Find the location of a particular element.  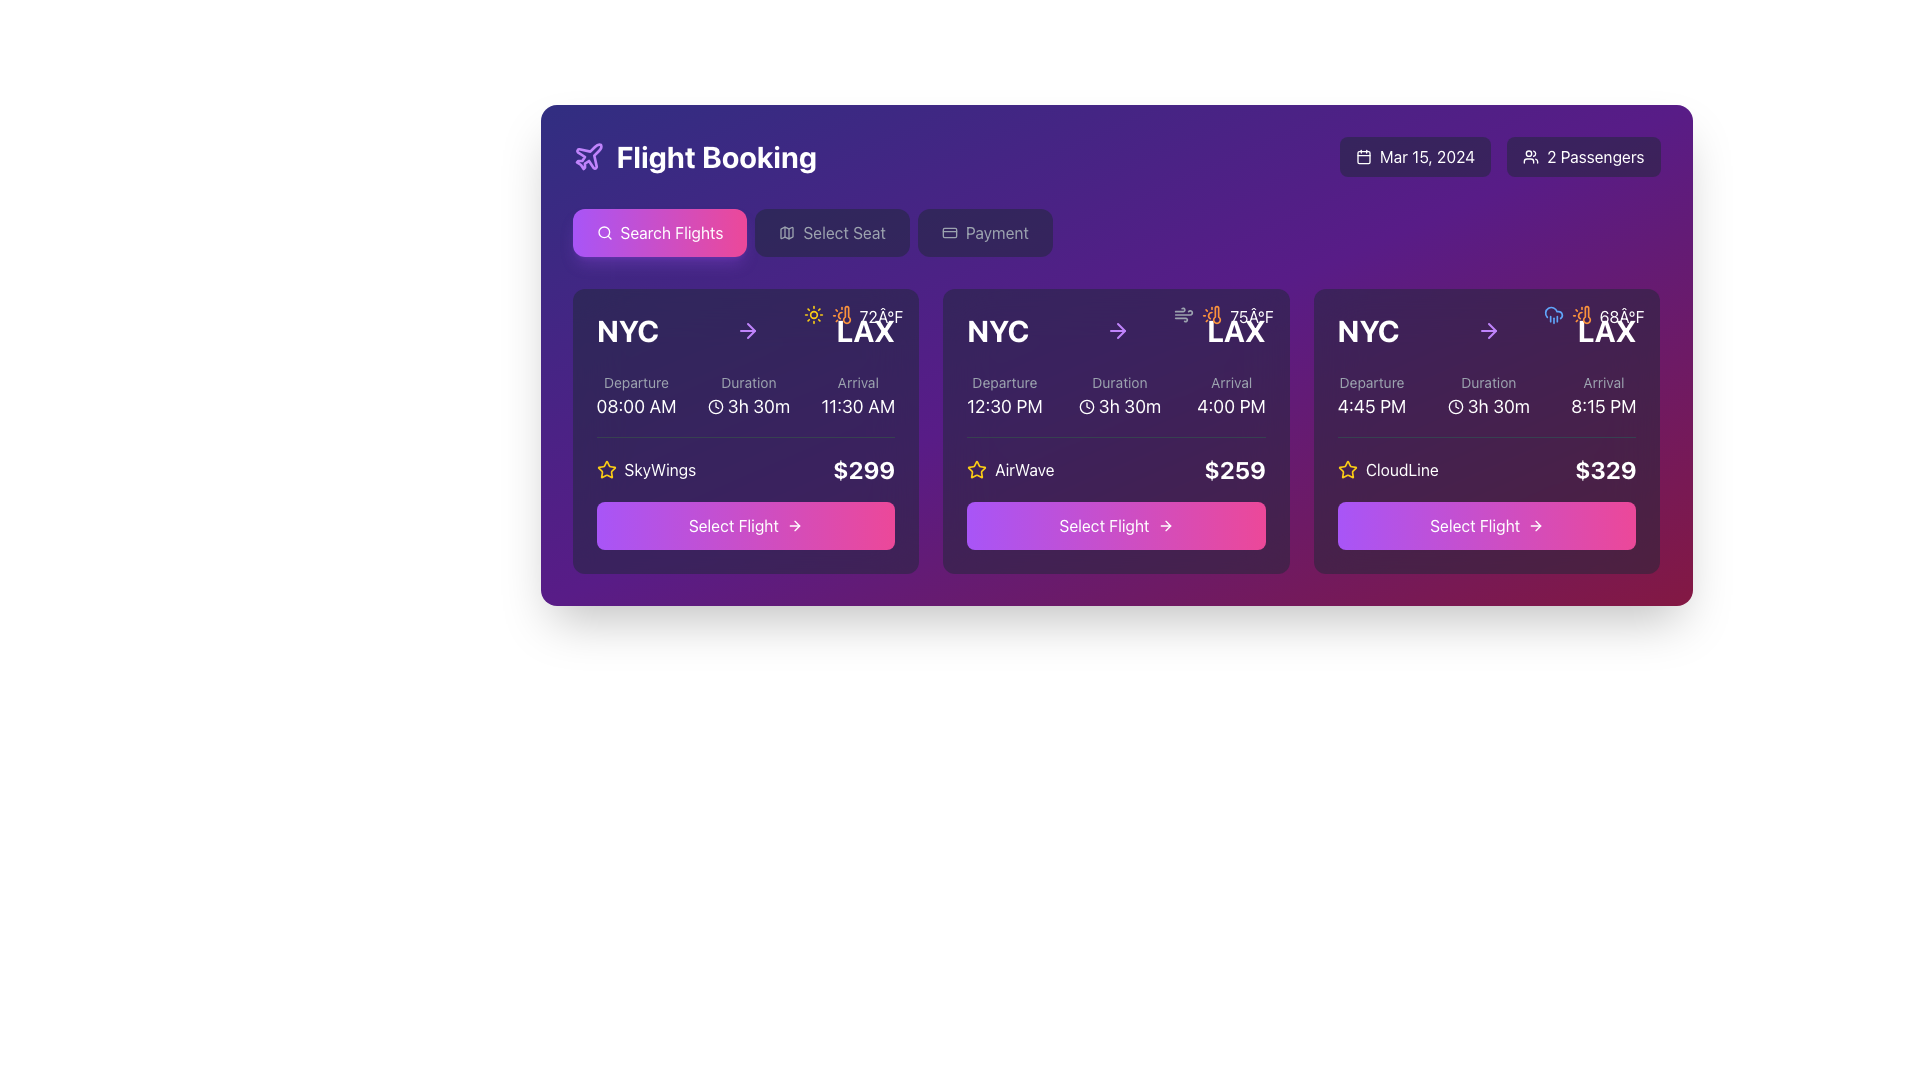

the temperature display '72°F', which is styled with white font on a purple background, located in the top-right of the second flight card from the left, adjacent to weather icons is located at coordinates (880, 315).